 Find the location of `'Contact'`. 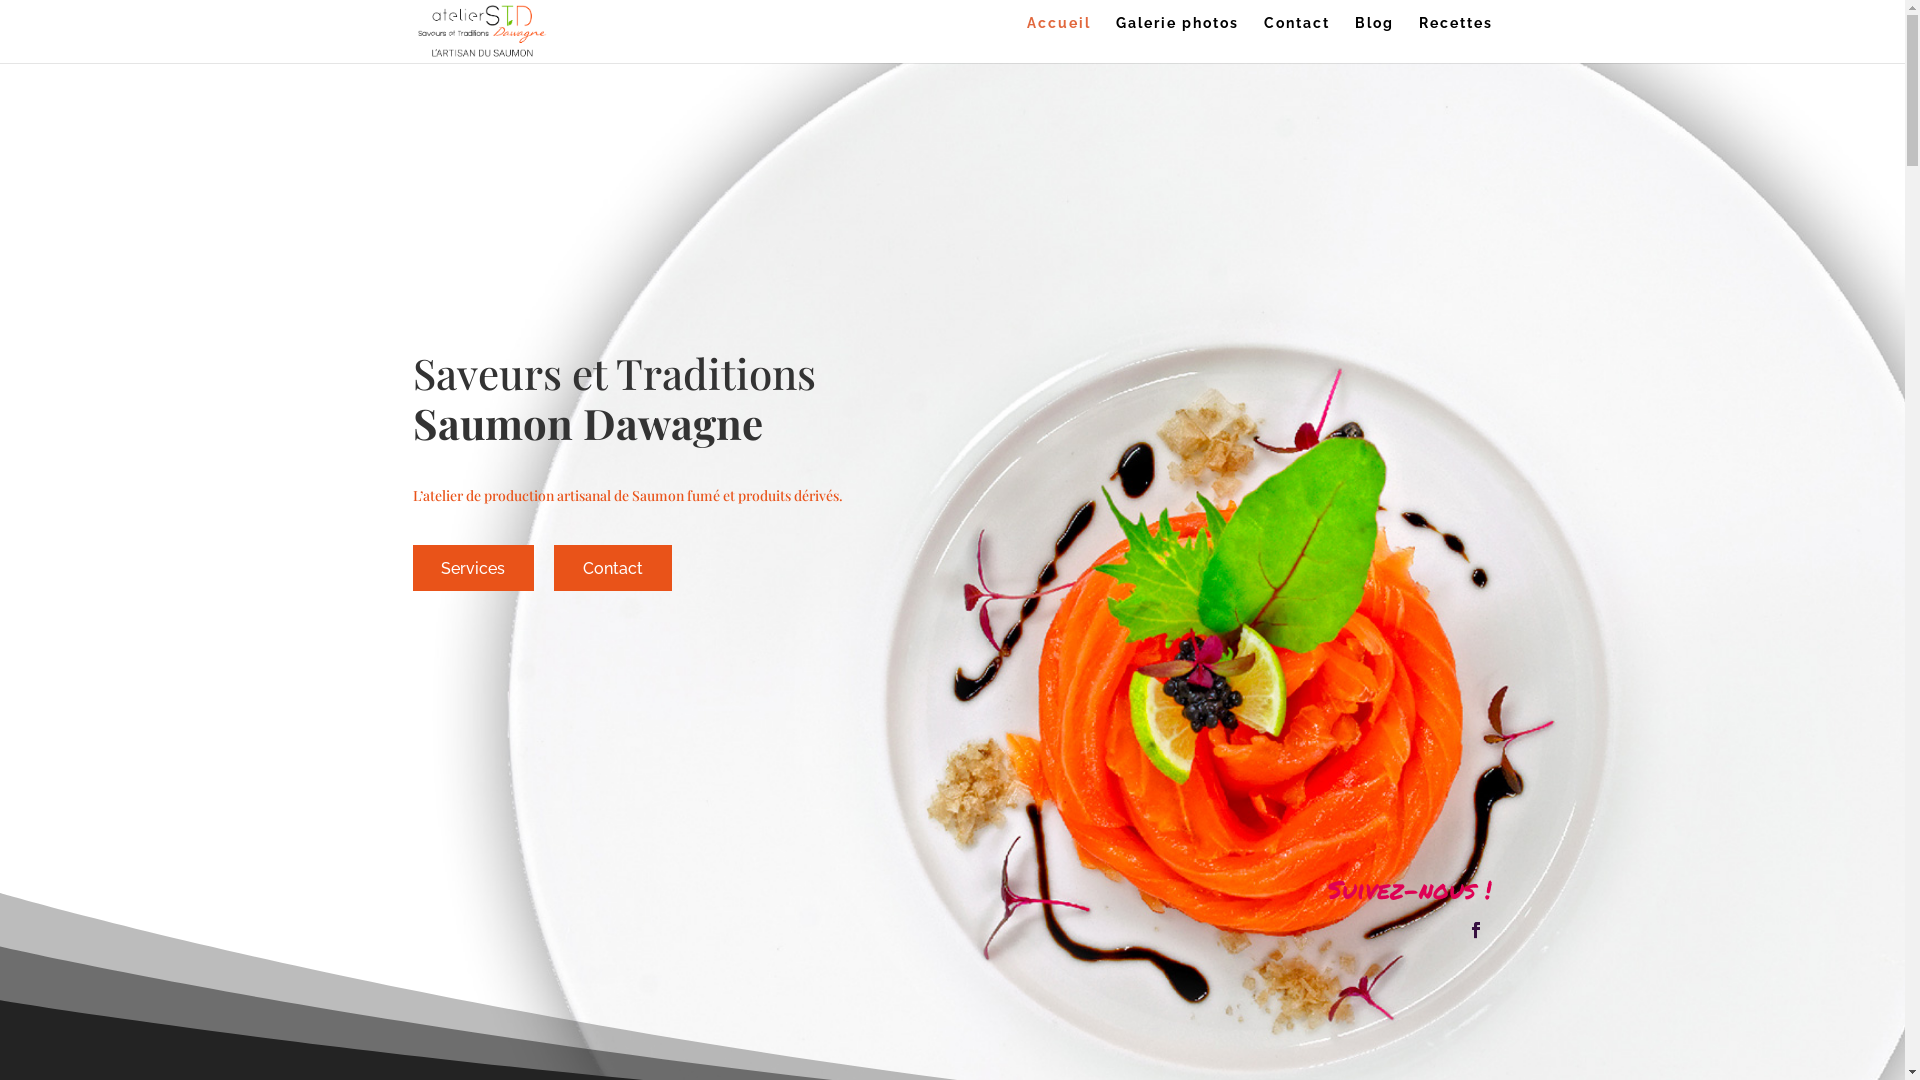

'Contact' is located at coordinates (1296, 39).